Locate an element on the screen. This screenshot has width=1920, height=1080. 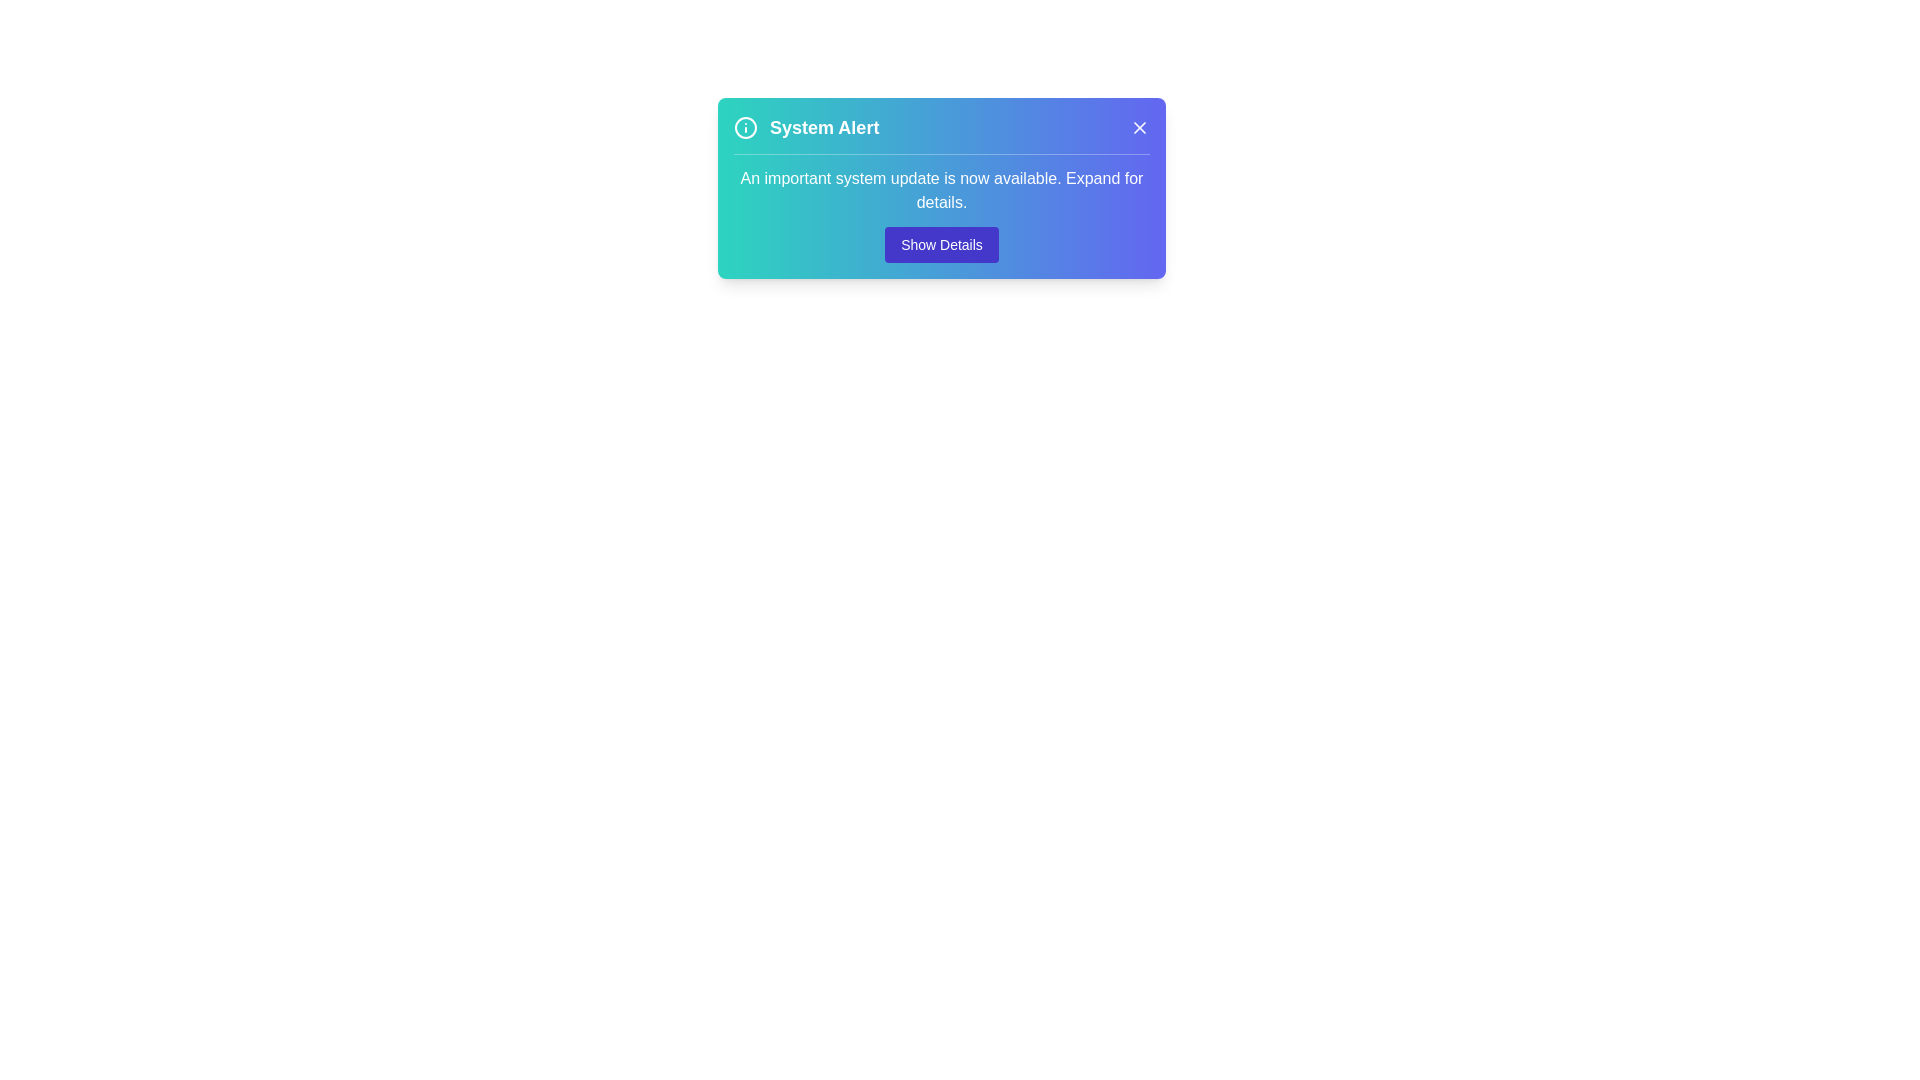
the close button to dismiss the alert is located at coordinates (1140, 127).